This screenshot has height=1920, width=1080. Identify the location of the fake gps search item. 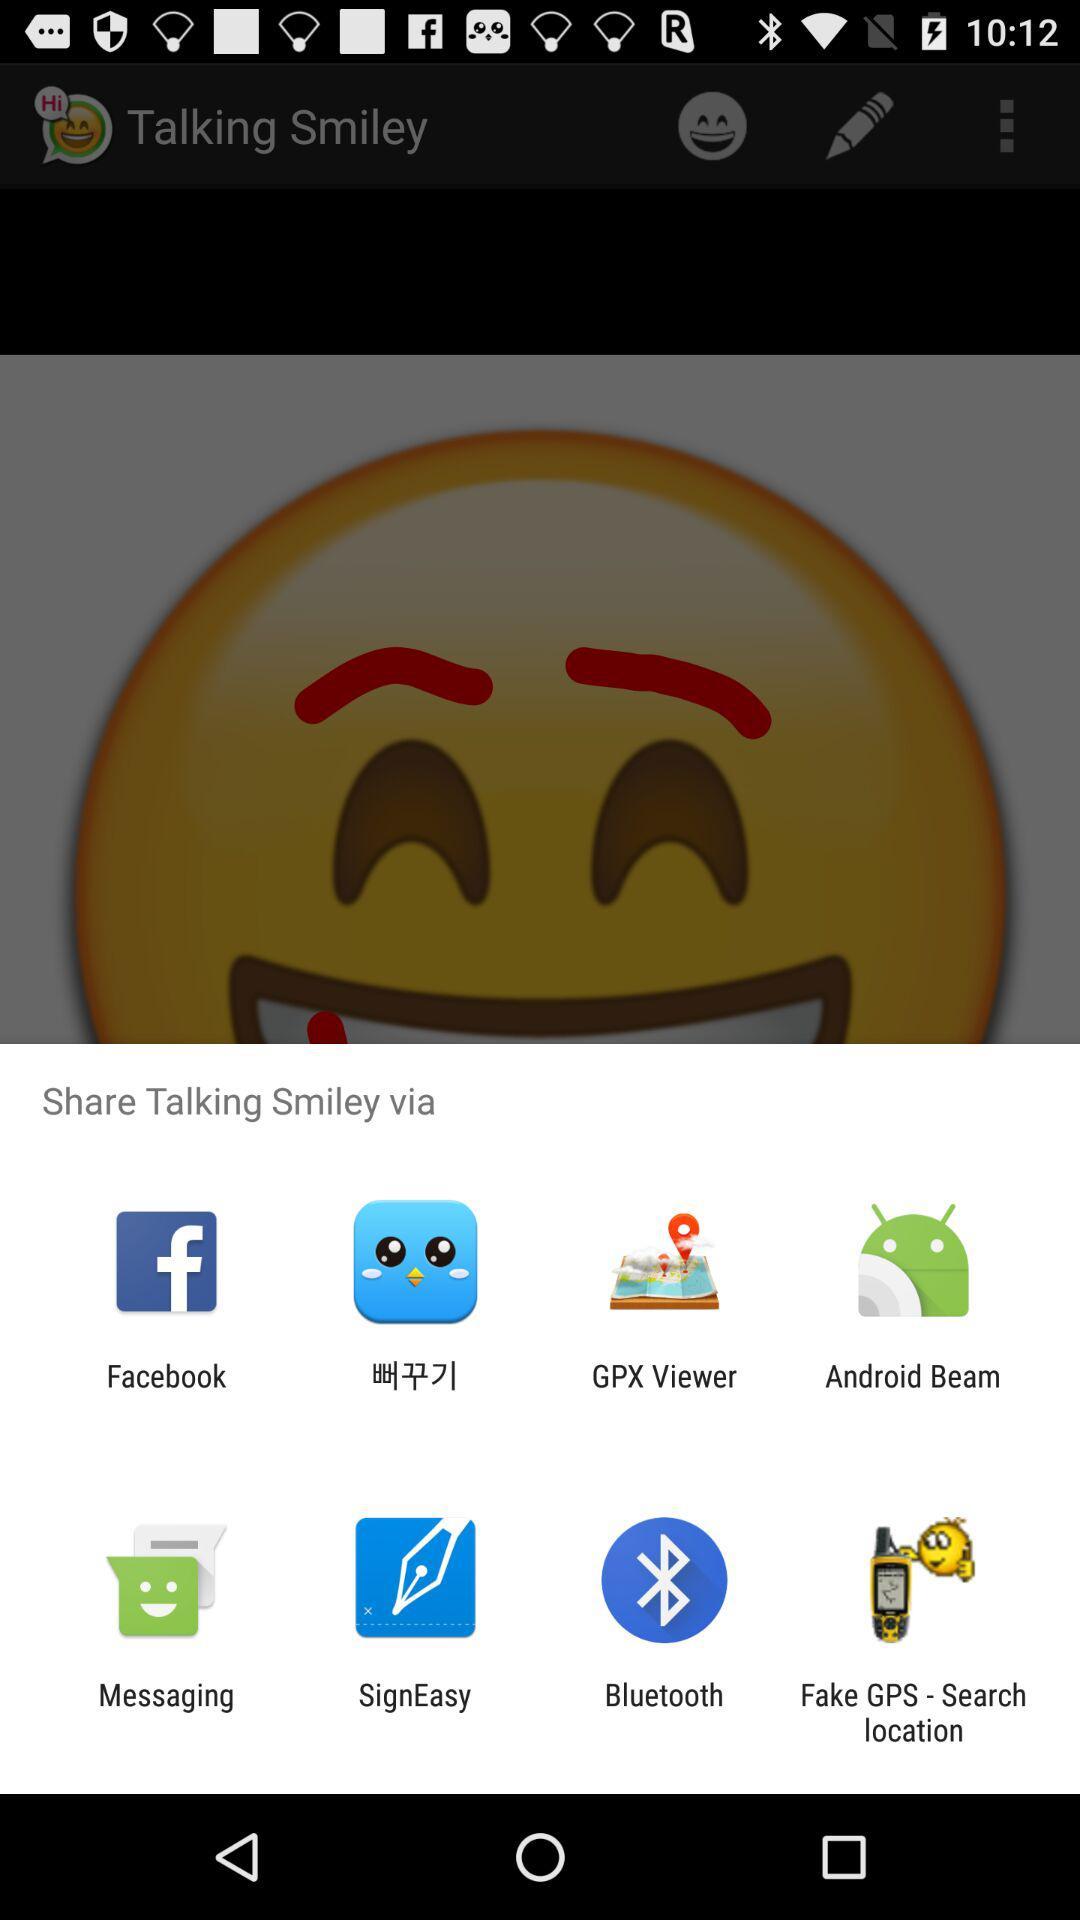
(913, 1711).